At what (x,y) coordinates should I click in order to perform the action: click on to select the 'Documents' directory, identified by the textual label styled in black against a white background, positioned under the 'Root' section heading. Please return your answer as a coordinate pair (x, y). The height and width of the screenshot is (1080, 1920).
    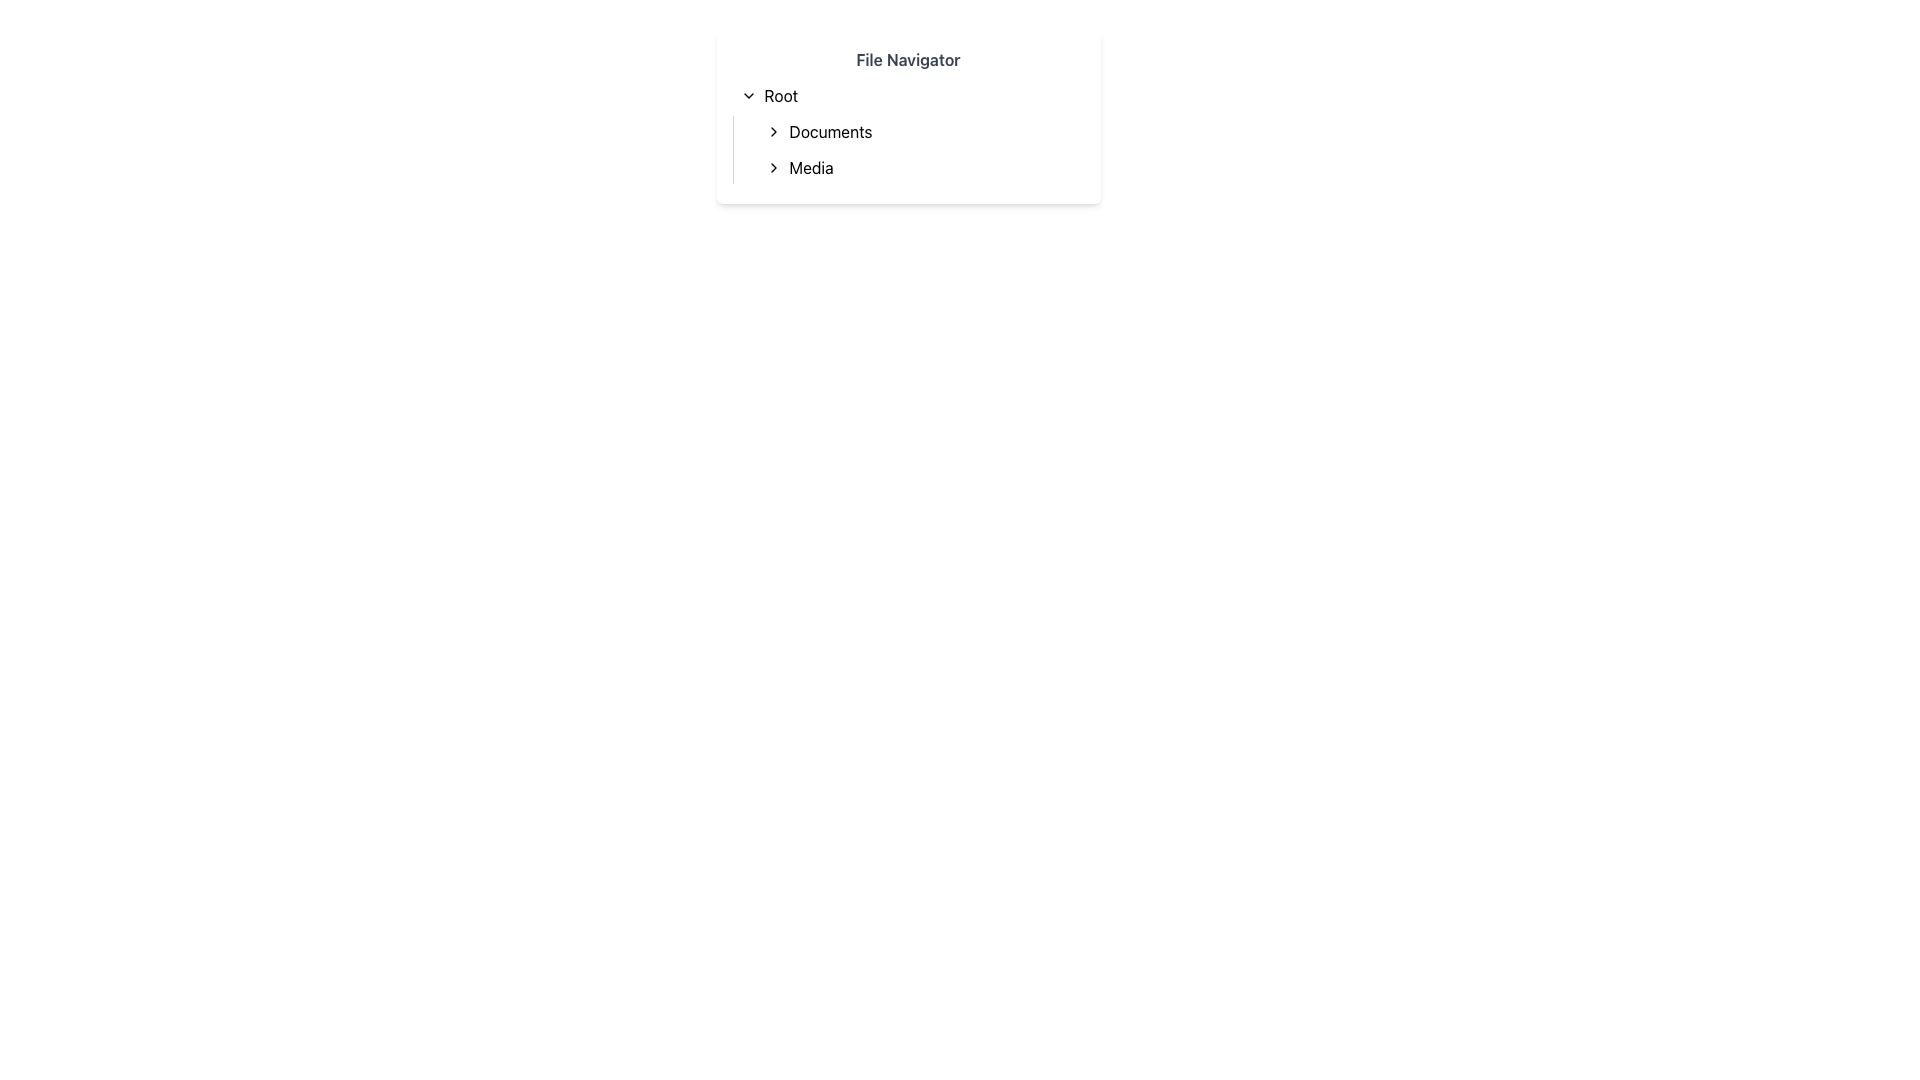
    Looking at the image, I should click on (830, 131).